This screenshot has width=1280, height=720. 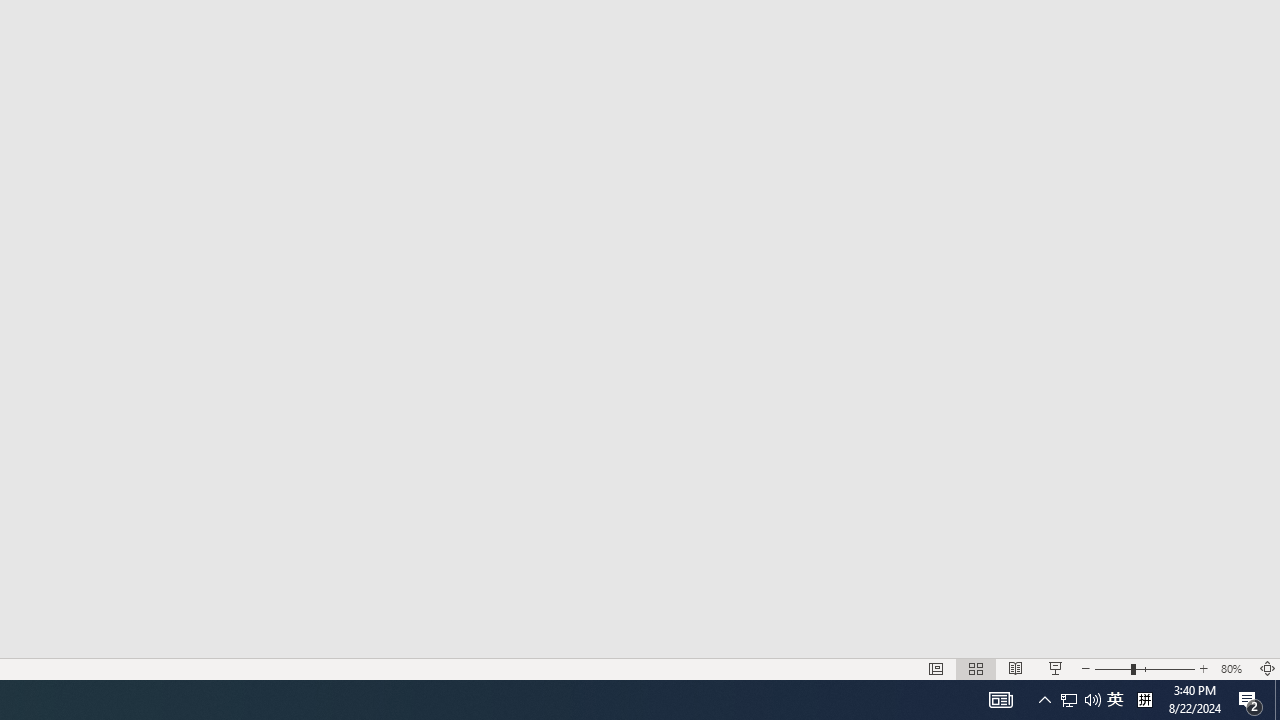 I want to click on 'Show desktop', so click(x=1276, y=698).